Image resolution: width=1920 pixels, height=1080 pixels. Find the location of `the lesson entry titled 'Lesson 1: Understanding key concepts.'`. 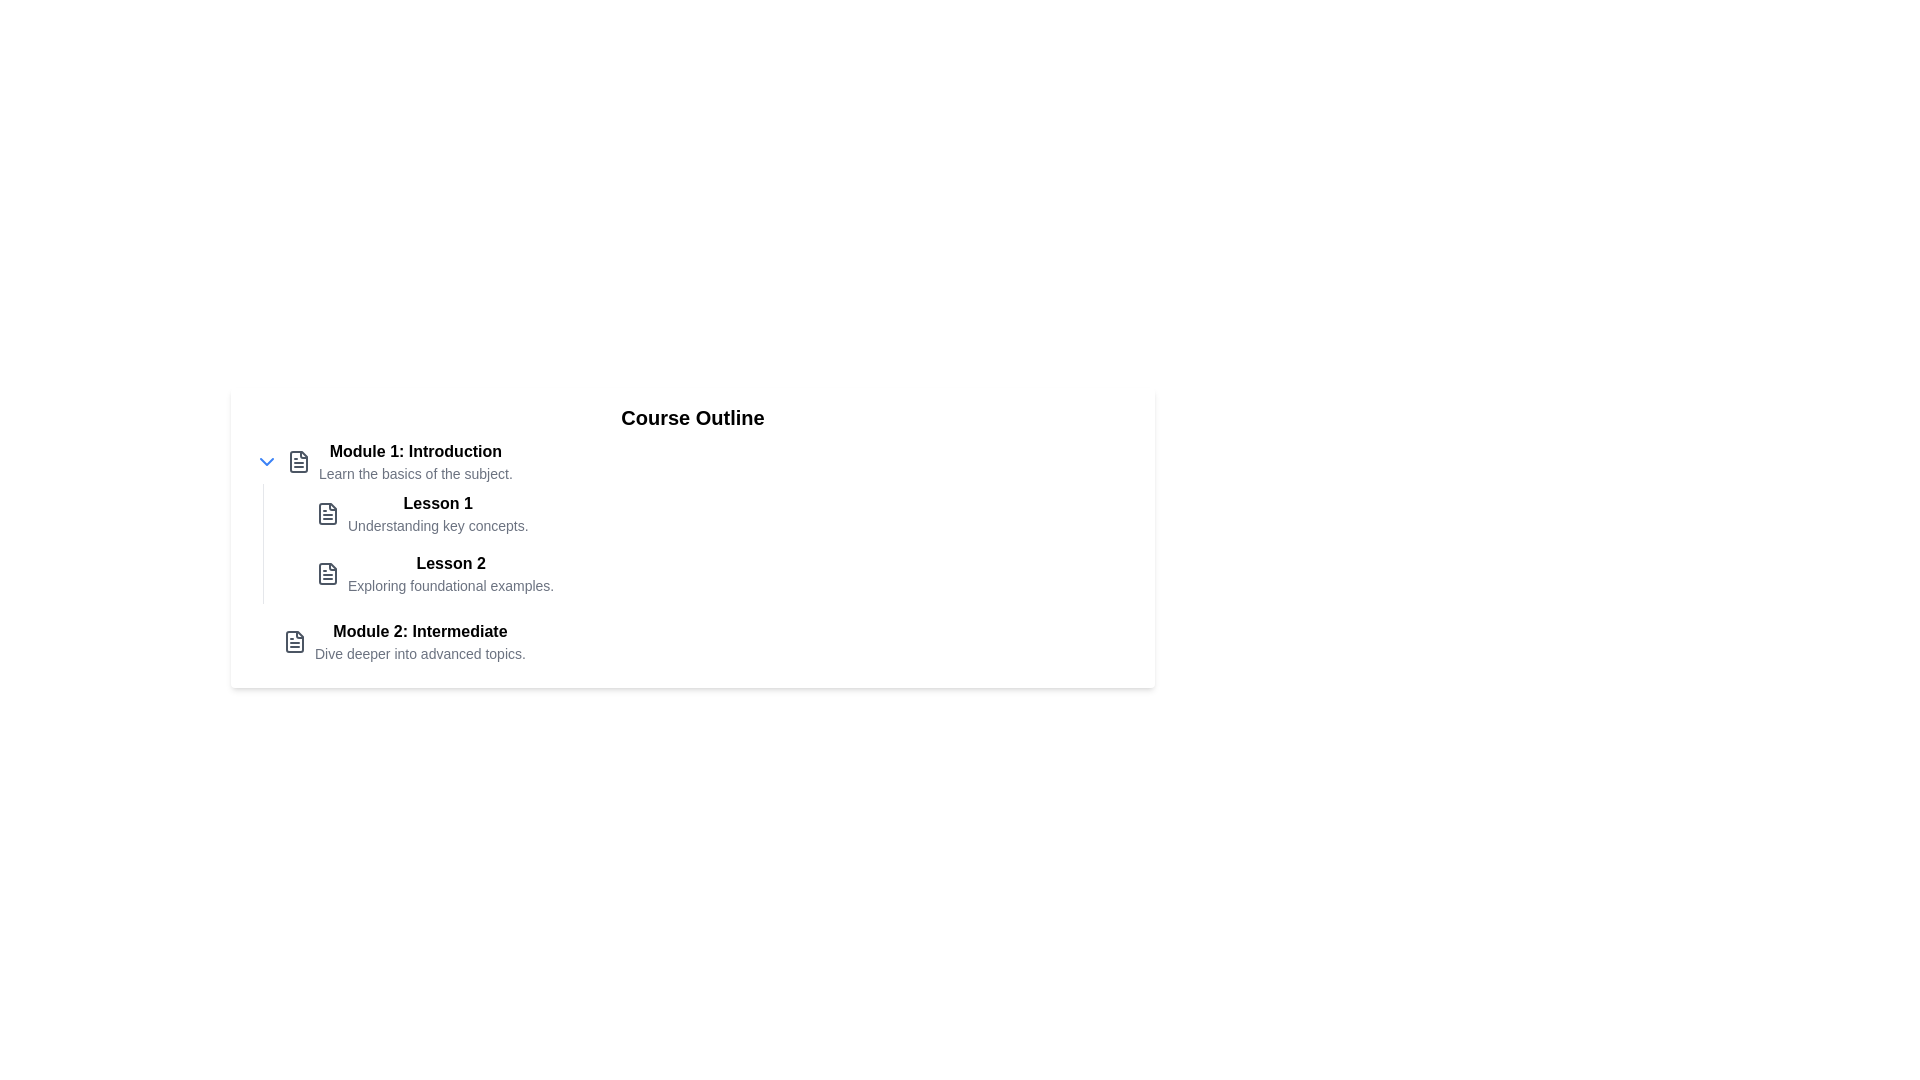

the lesson entry titled 'Lesson 1: Understanding key concepts.' is located at coordinates (437, 512).